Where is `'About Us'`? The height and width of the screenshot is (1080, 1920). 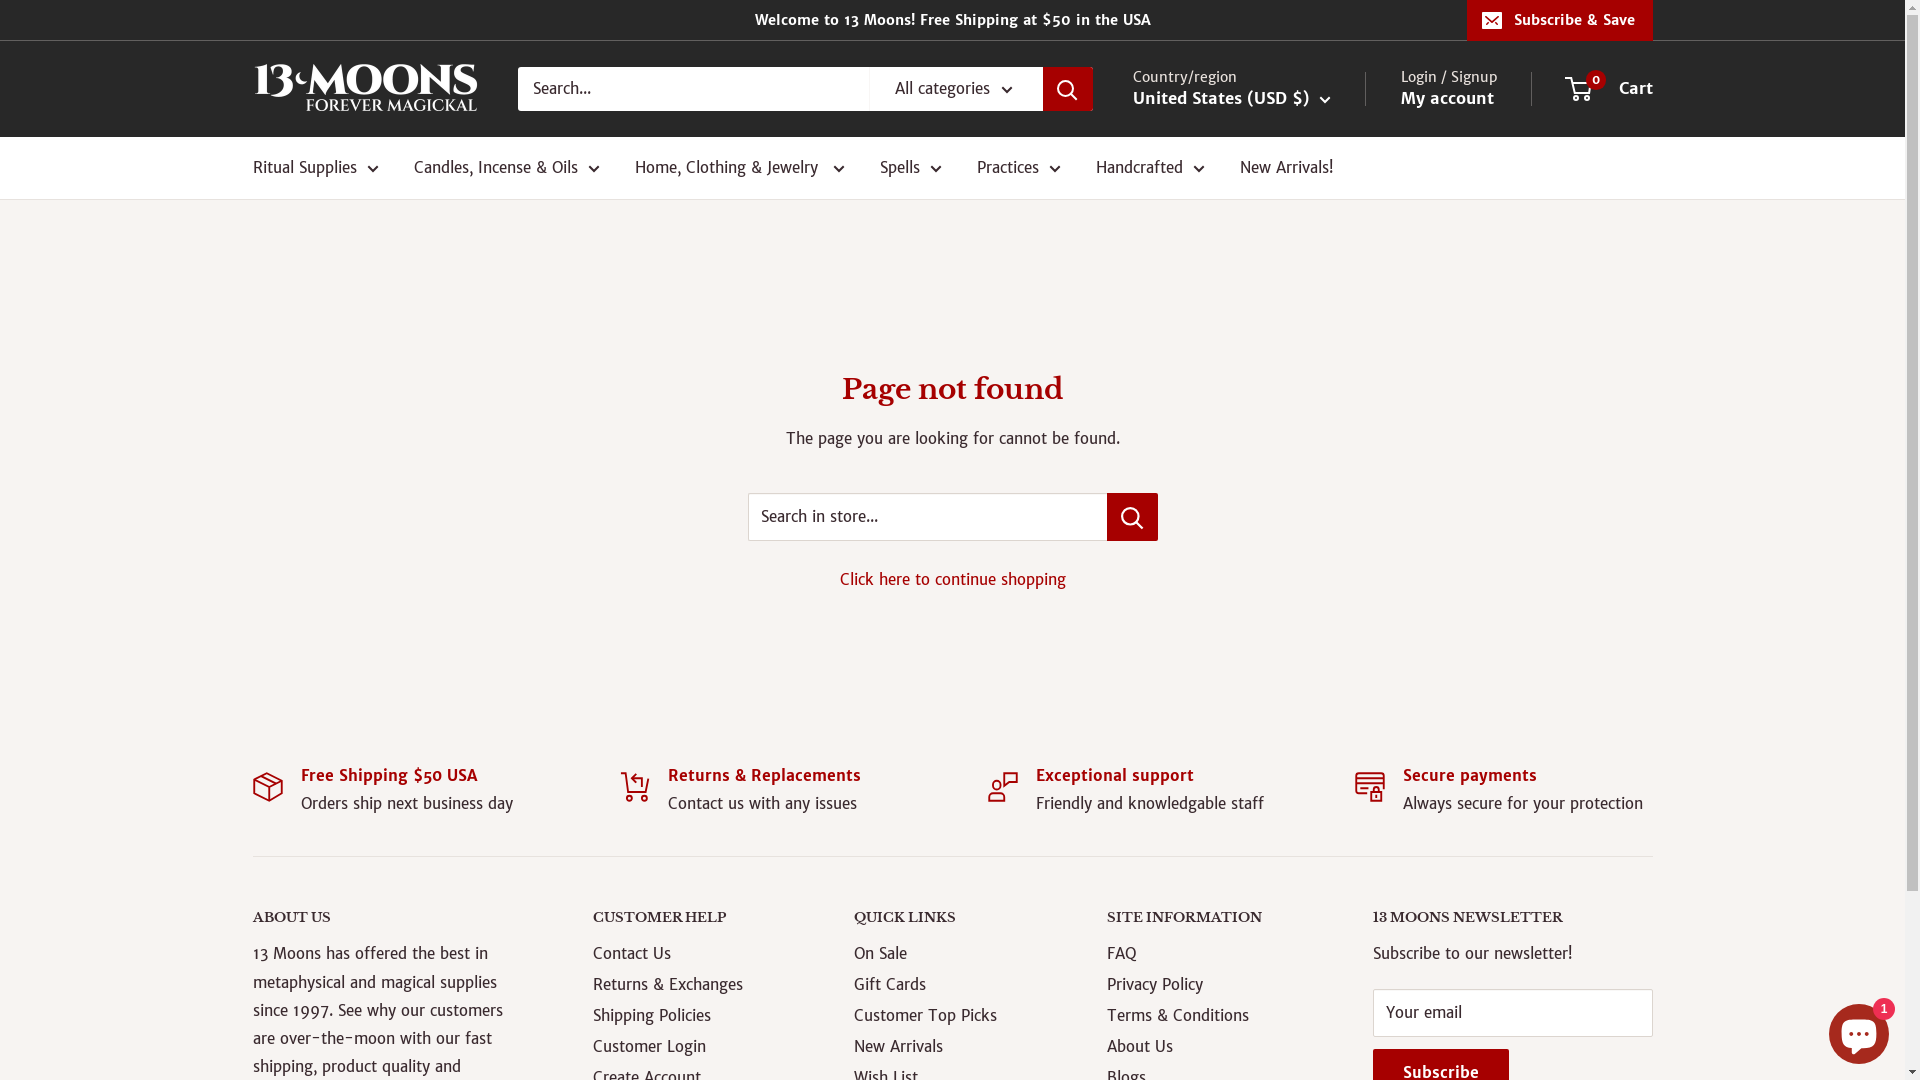 'About Us' is located at coordinates (1203, 1045).